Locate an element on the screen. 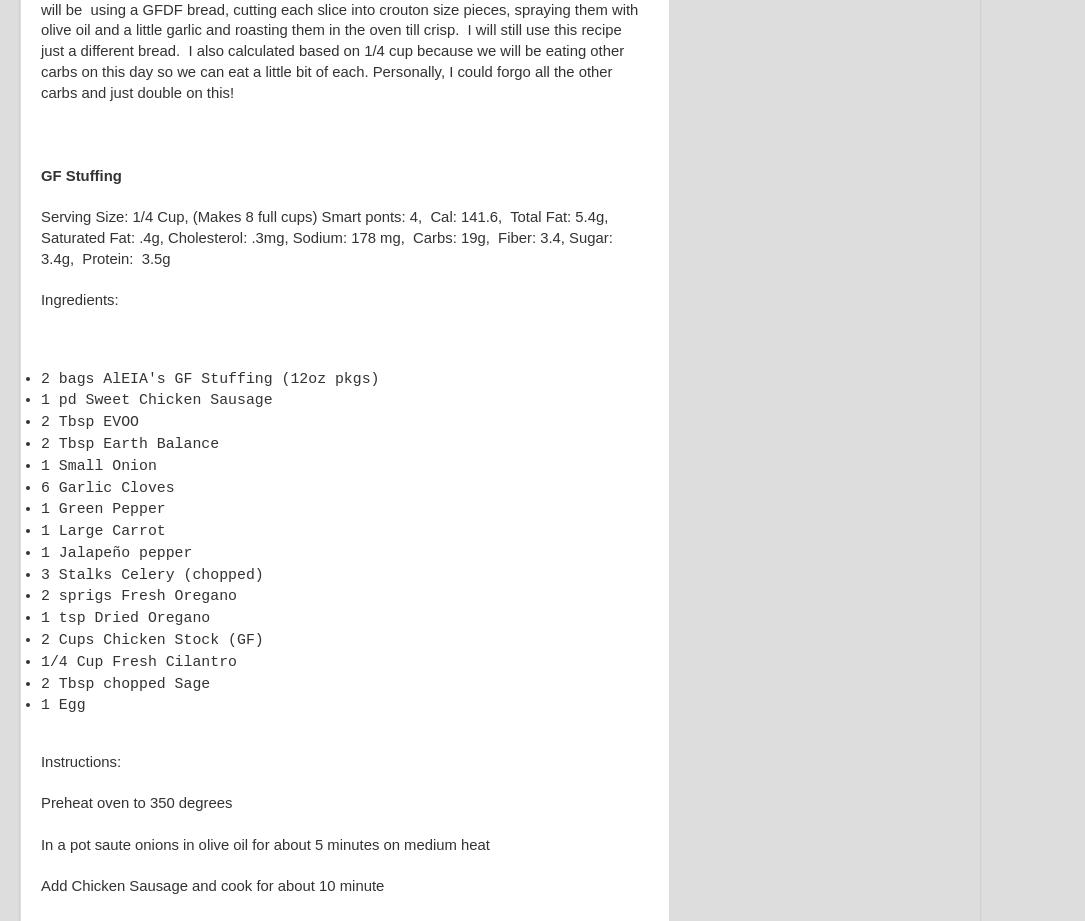 This screenshot has height=921, width=1085. '3 Stalks Celery (chopped)' is located at coordinates (151, 572).